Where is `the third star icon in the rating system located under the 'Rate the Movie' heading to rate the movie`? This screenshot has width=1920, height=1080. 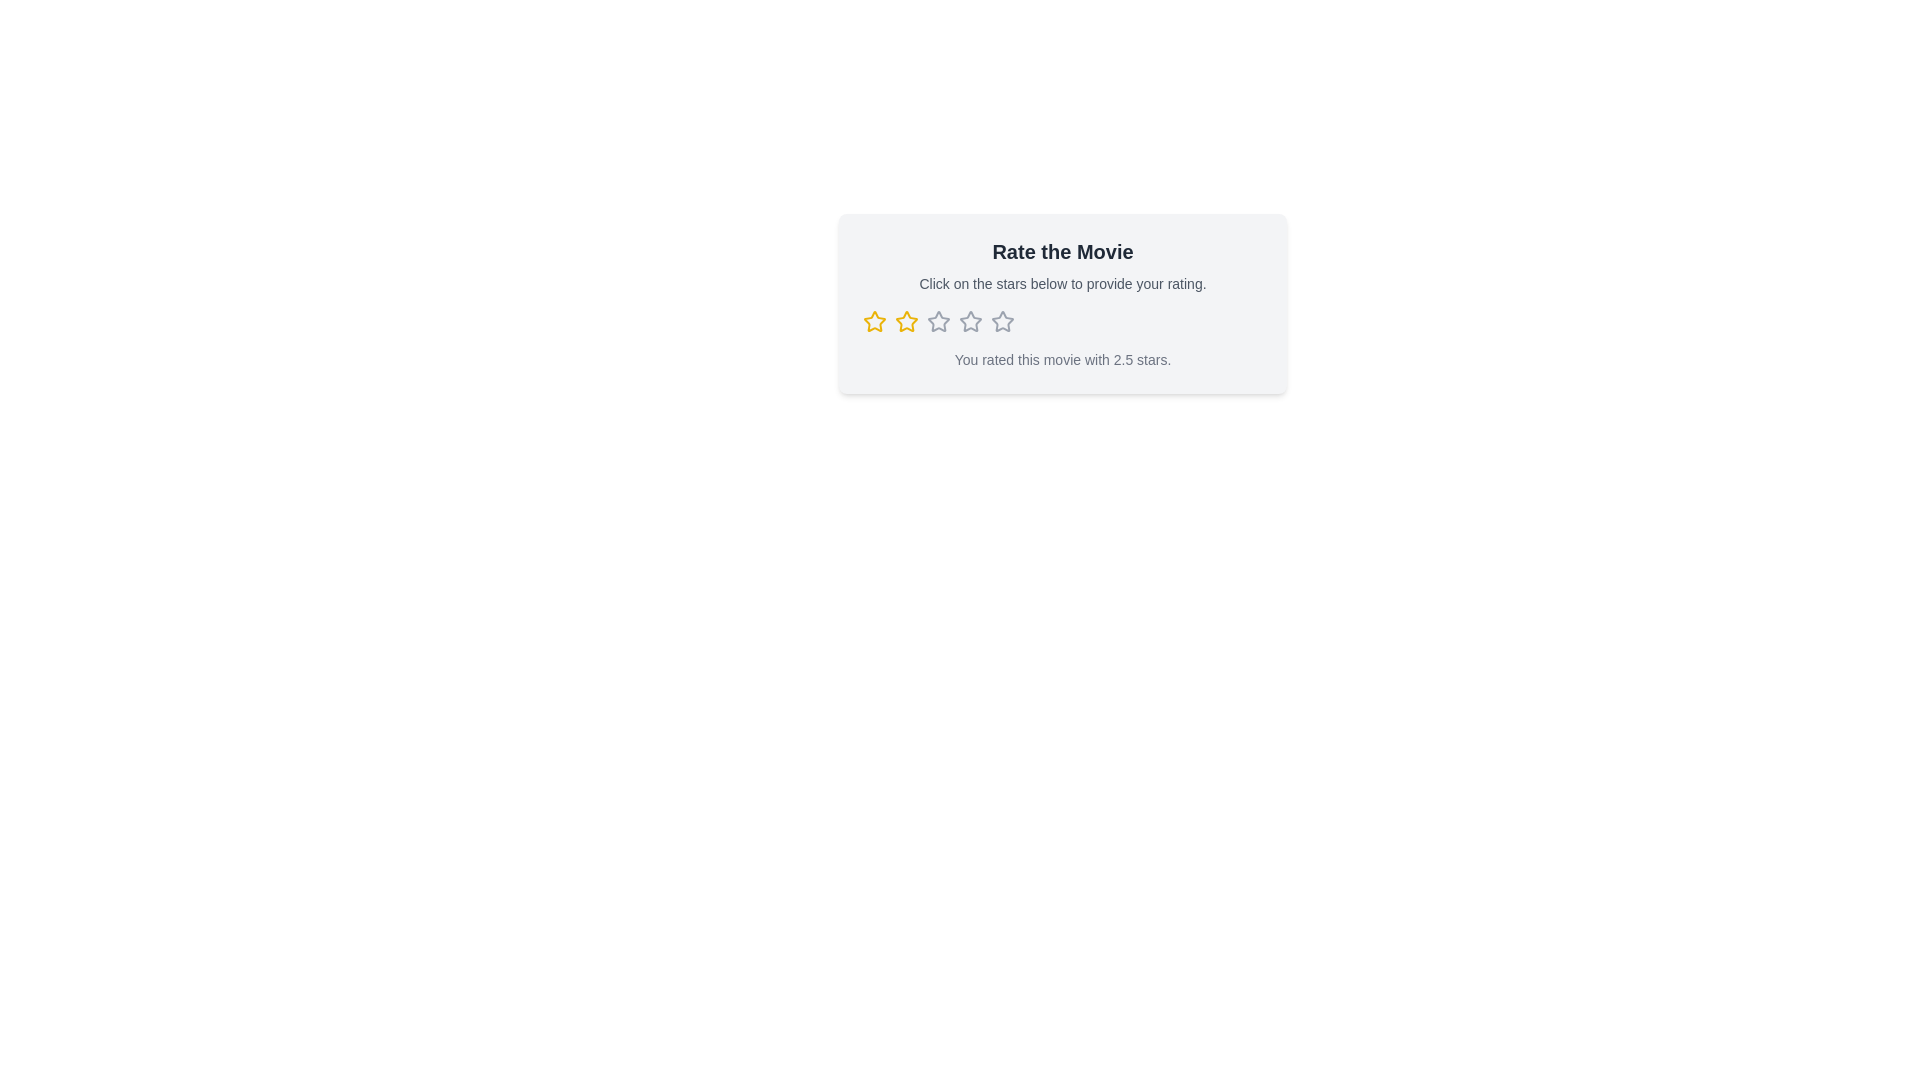
the third star icon in the rating system located under the 'Rate the Movie' heading to rate the movie is located at coordinates (936, 319).